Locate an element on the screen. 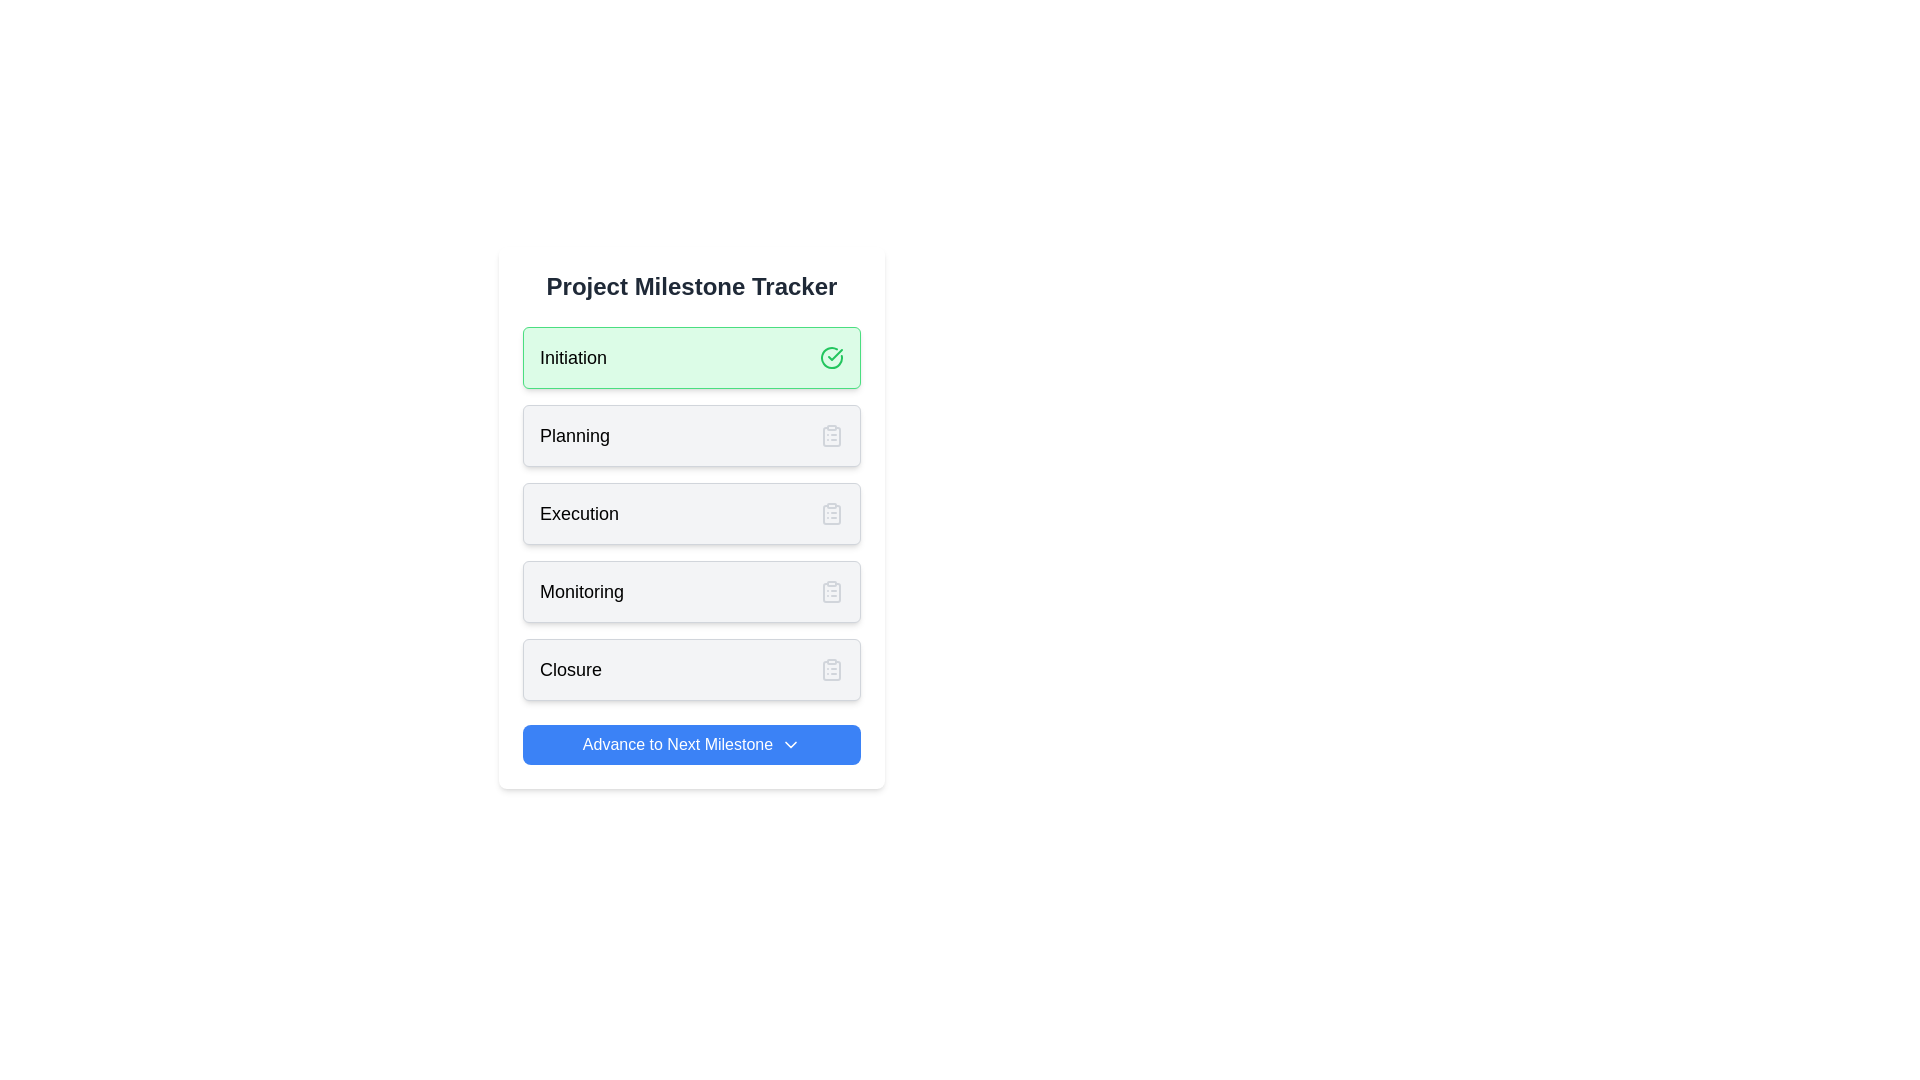 The image size is (1920, 1080). the 'Planning' milestone button, which is the second item in the vertical list under 'Project Milestone Tracker' is located at coordinates (691, 434).